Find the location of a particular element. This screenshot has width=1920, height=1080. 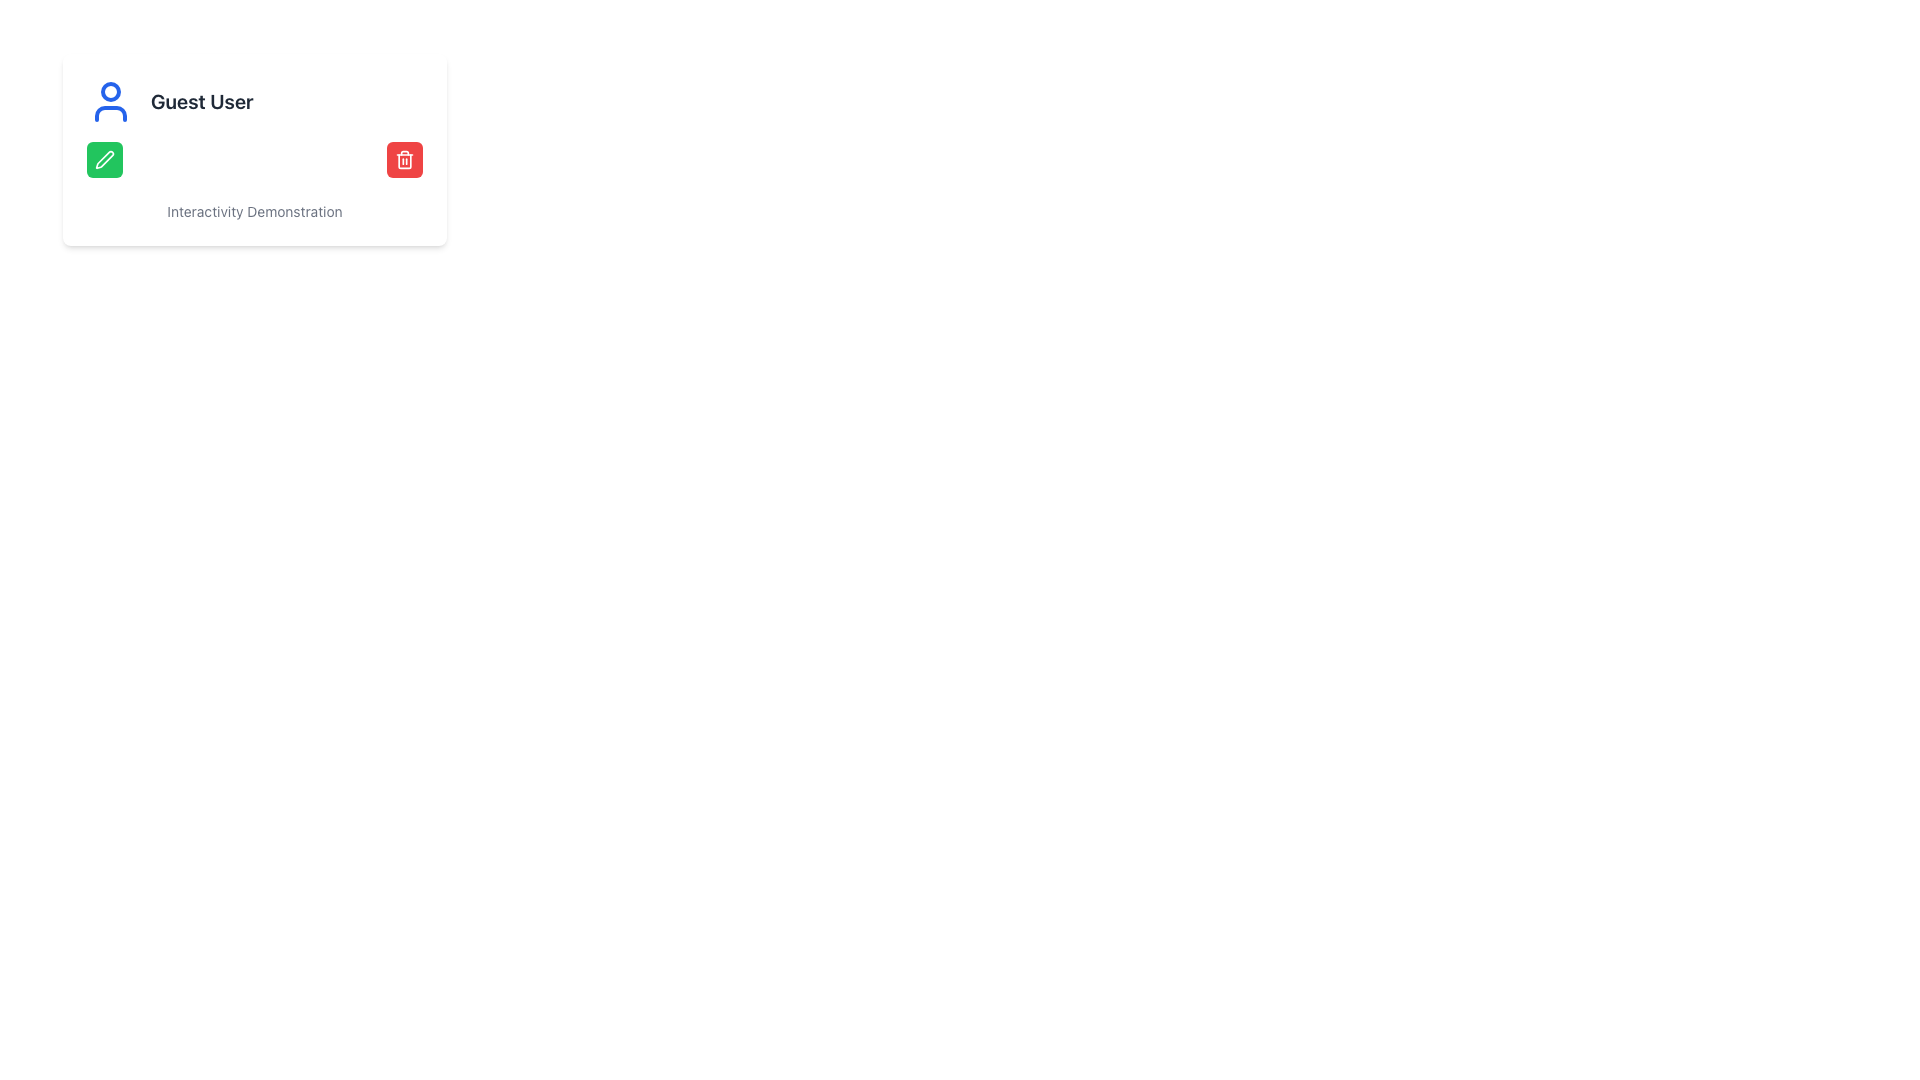

the green square icon button with a pen symbol is located at coordinates (104, 158).